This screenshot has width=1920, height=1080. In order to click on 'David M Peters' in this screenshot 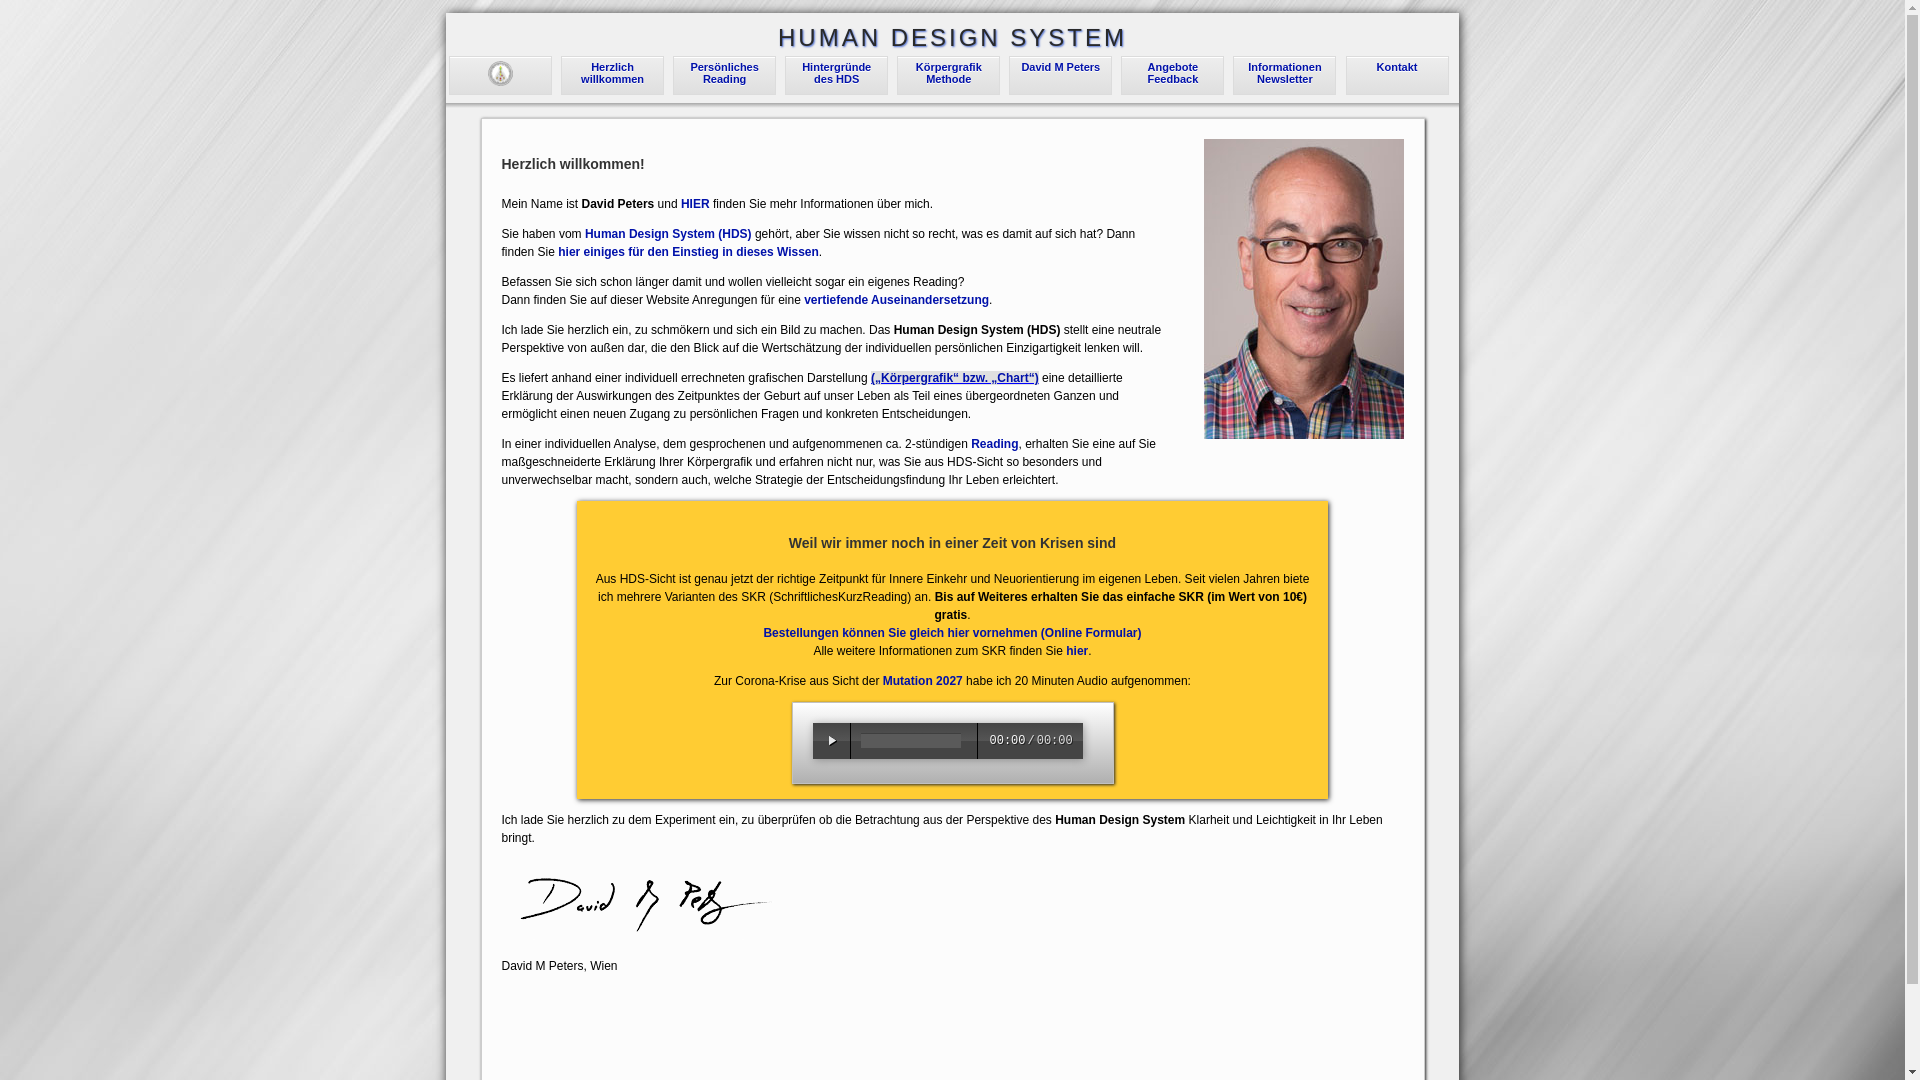, I will do `click(1059, 65)`.